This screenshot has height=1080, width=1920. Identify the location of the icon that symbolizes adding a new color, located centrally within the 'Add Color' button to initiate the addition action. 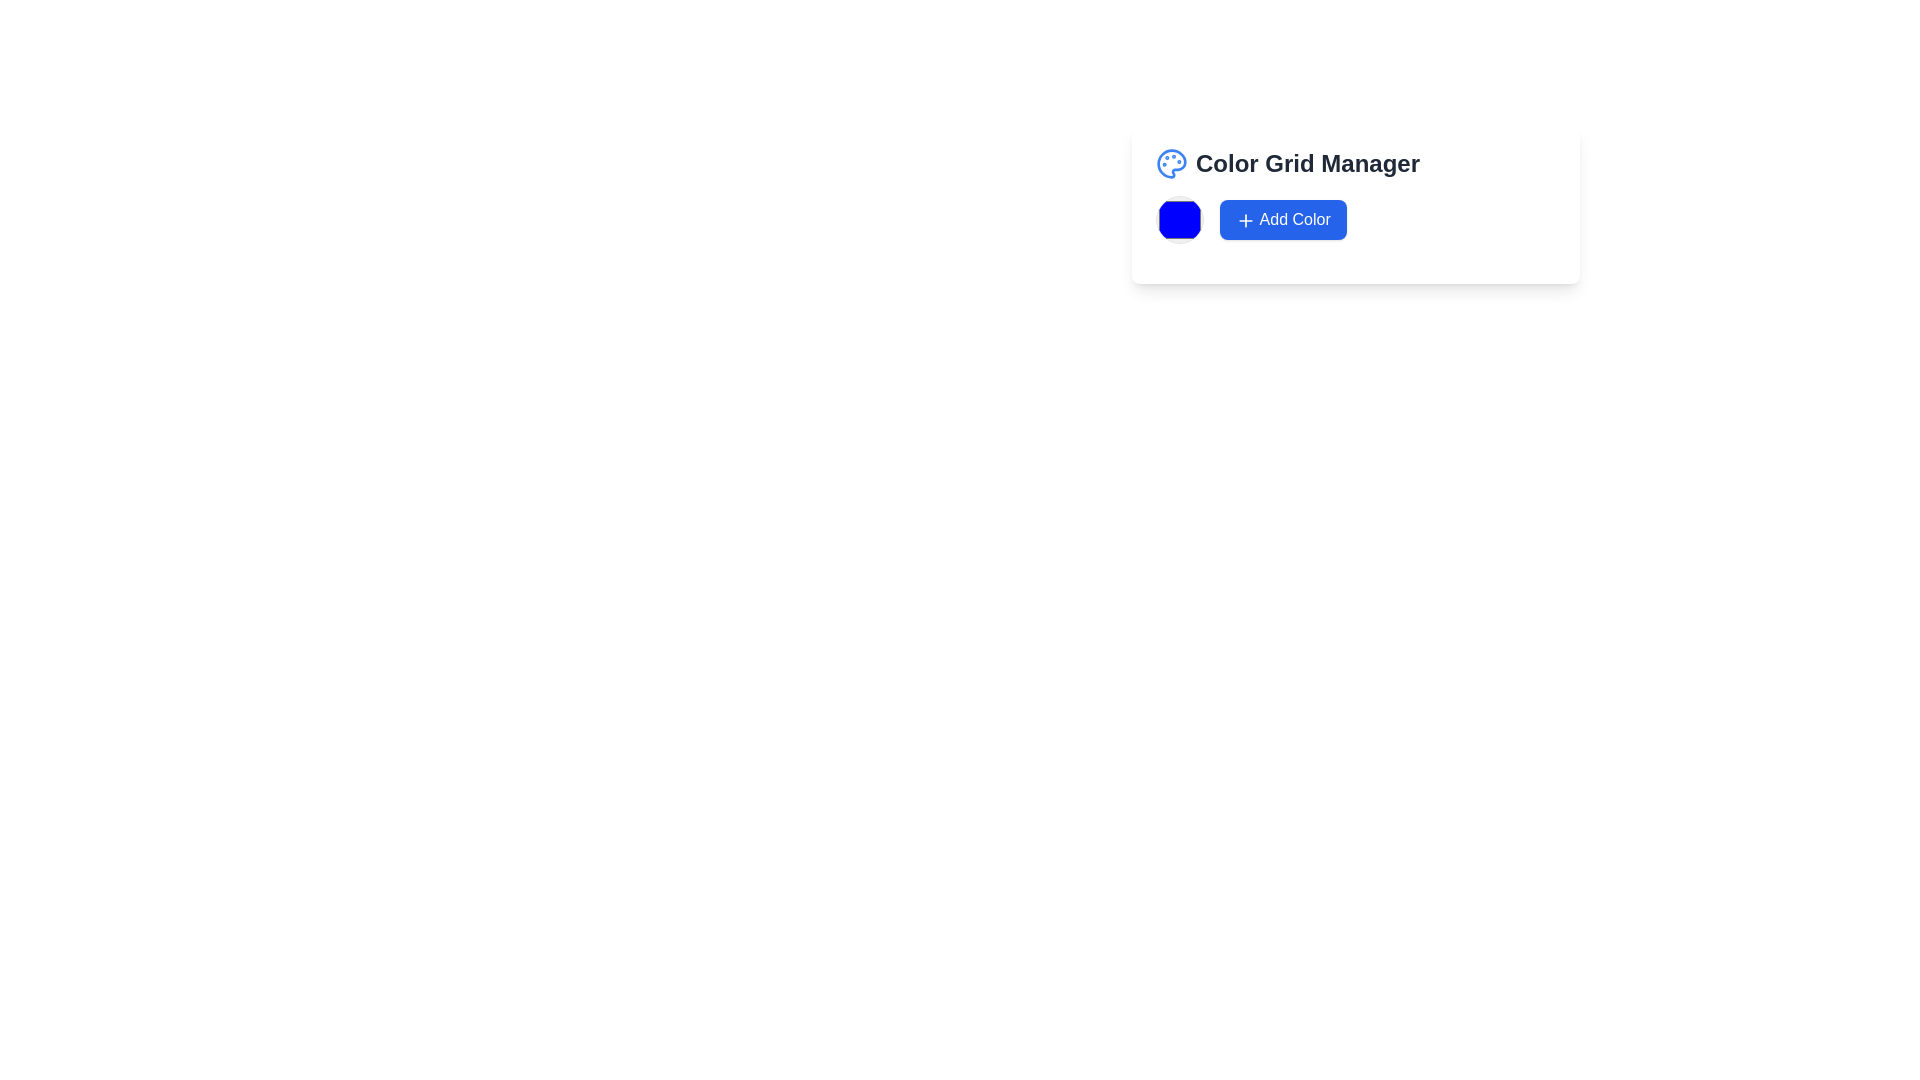
(1245, 219).